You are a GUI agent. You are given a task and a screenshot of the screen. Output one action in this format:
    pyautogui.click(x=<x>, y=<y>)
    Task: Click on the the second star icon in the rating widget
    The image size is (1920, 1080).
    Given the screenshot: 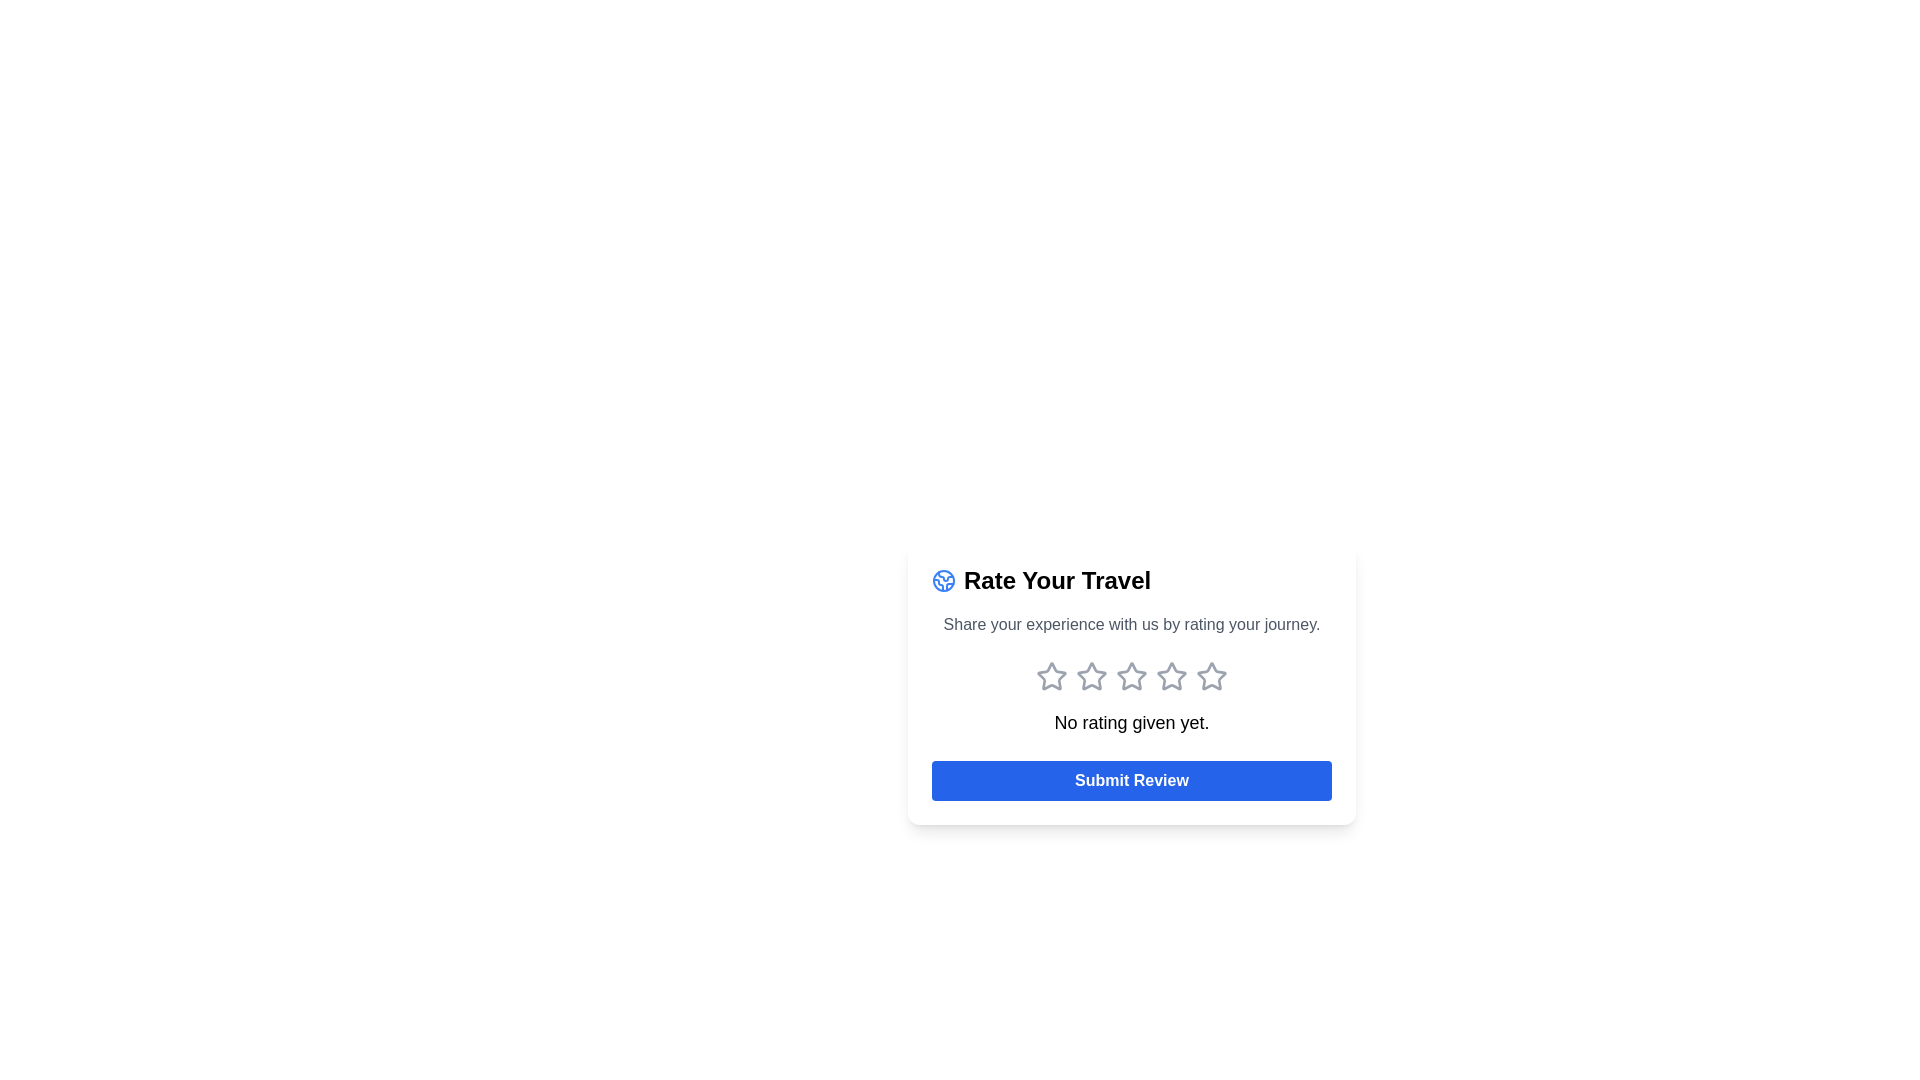 What is the action you would take?
    pyautogui.click(x=1132, y=675)
    